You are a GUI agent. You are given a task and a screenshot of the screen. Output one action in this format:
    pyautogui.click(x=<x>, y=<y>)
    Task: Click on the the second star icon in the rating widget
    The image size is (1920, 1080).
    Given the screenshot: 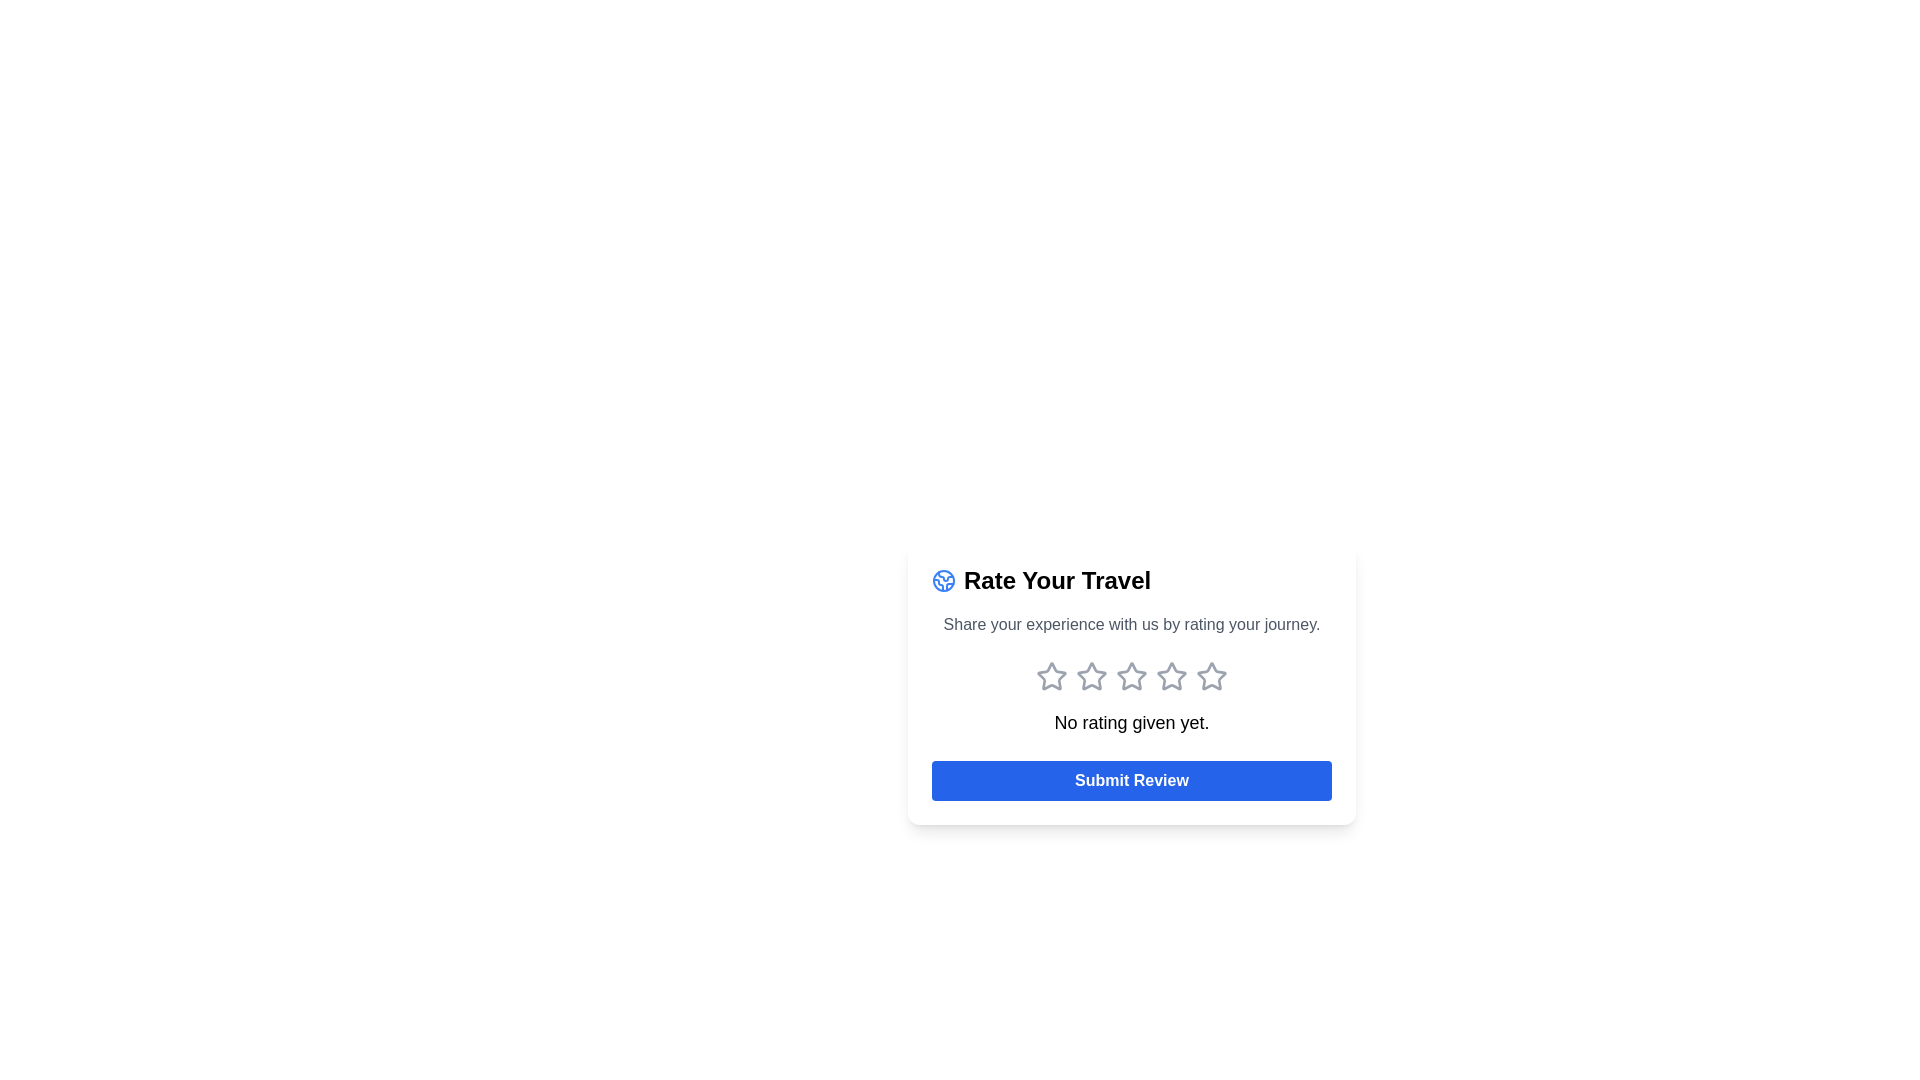 What is the action you would take?
    pyautogui.click(x=1132, y=675)
    